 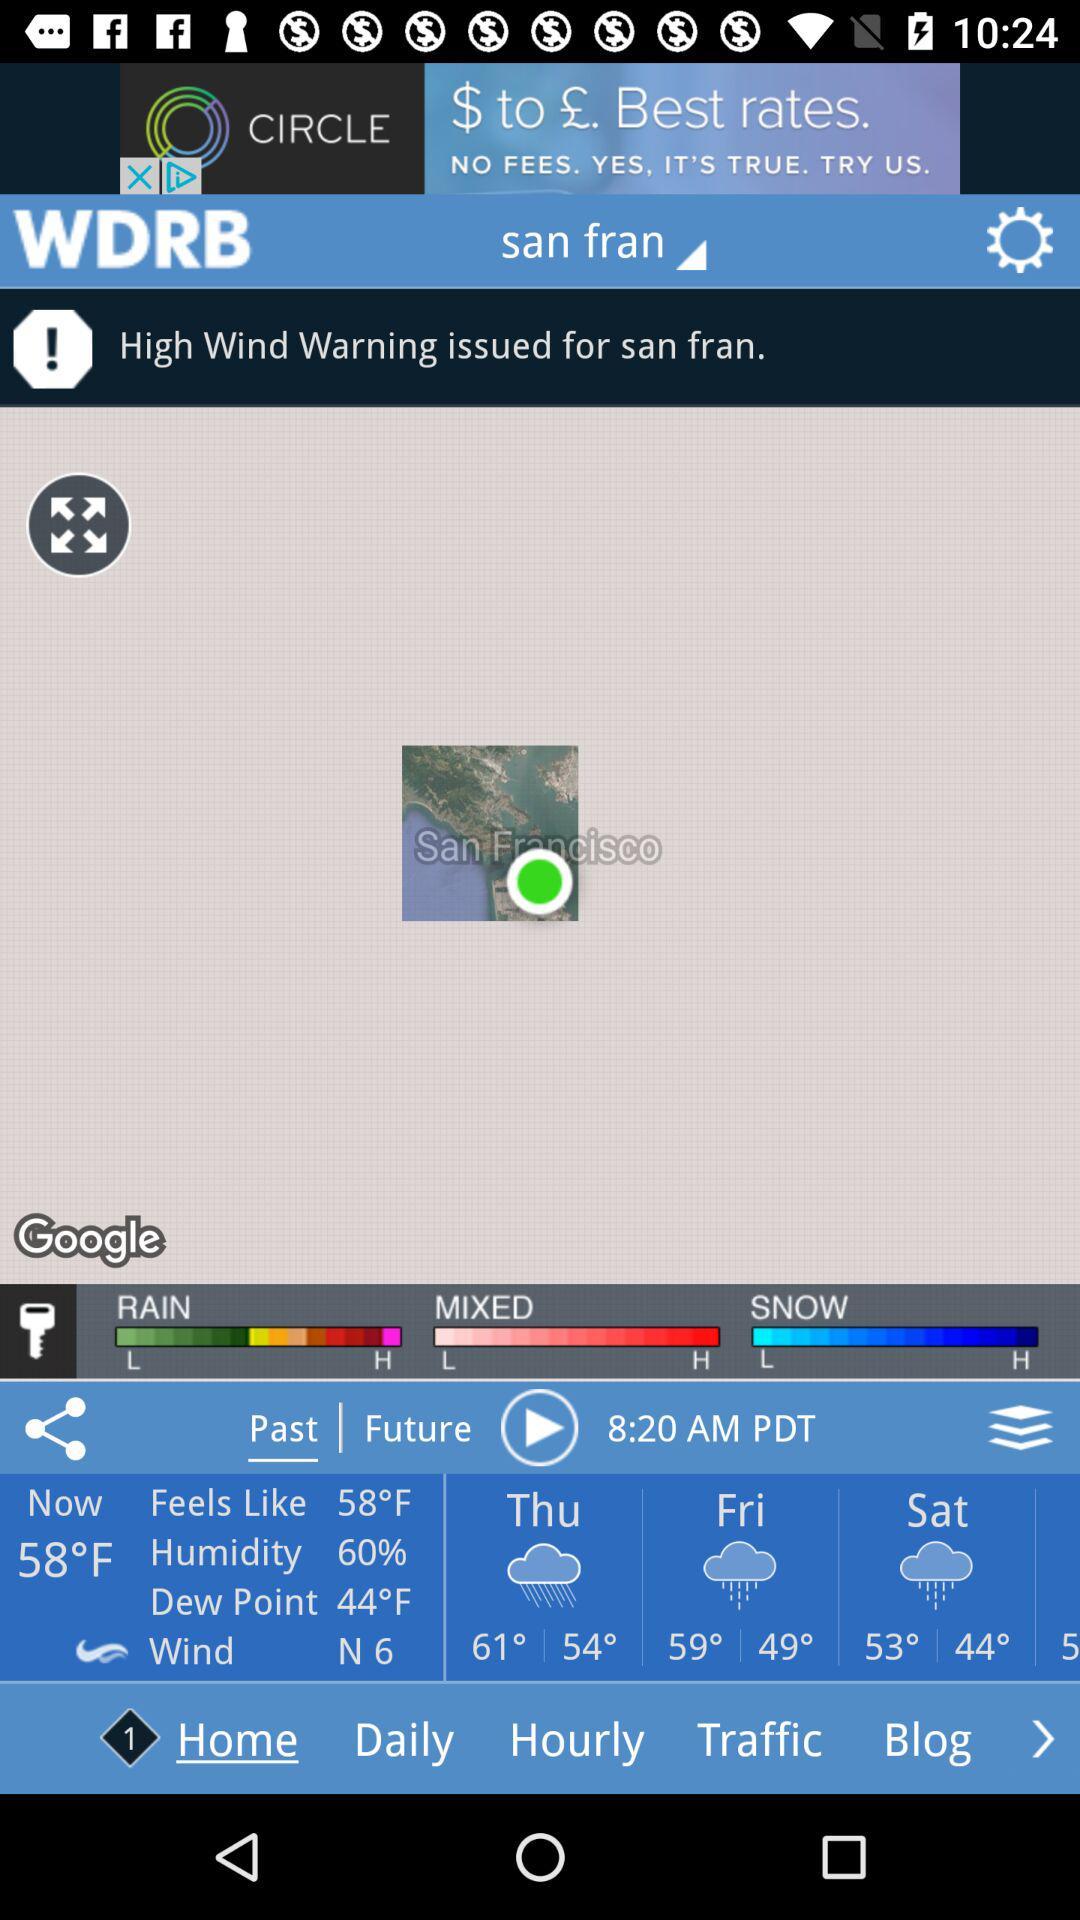 I want to click on advertisement, so click(x=131, y=240).